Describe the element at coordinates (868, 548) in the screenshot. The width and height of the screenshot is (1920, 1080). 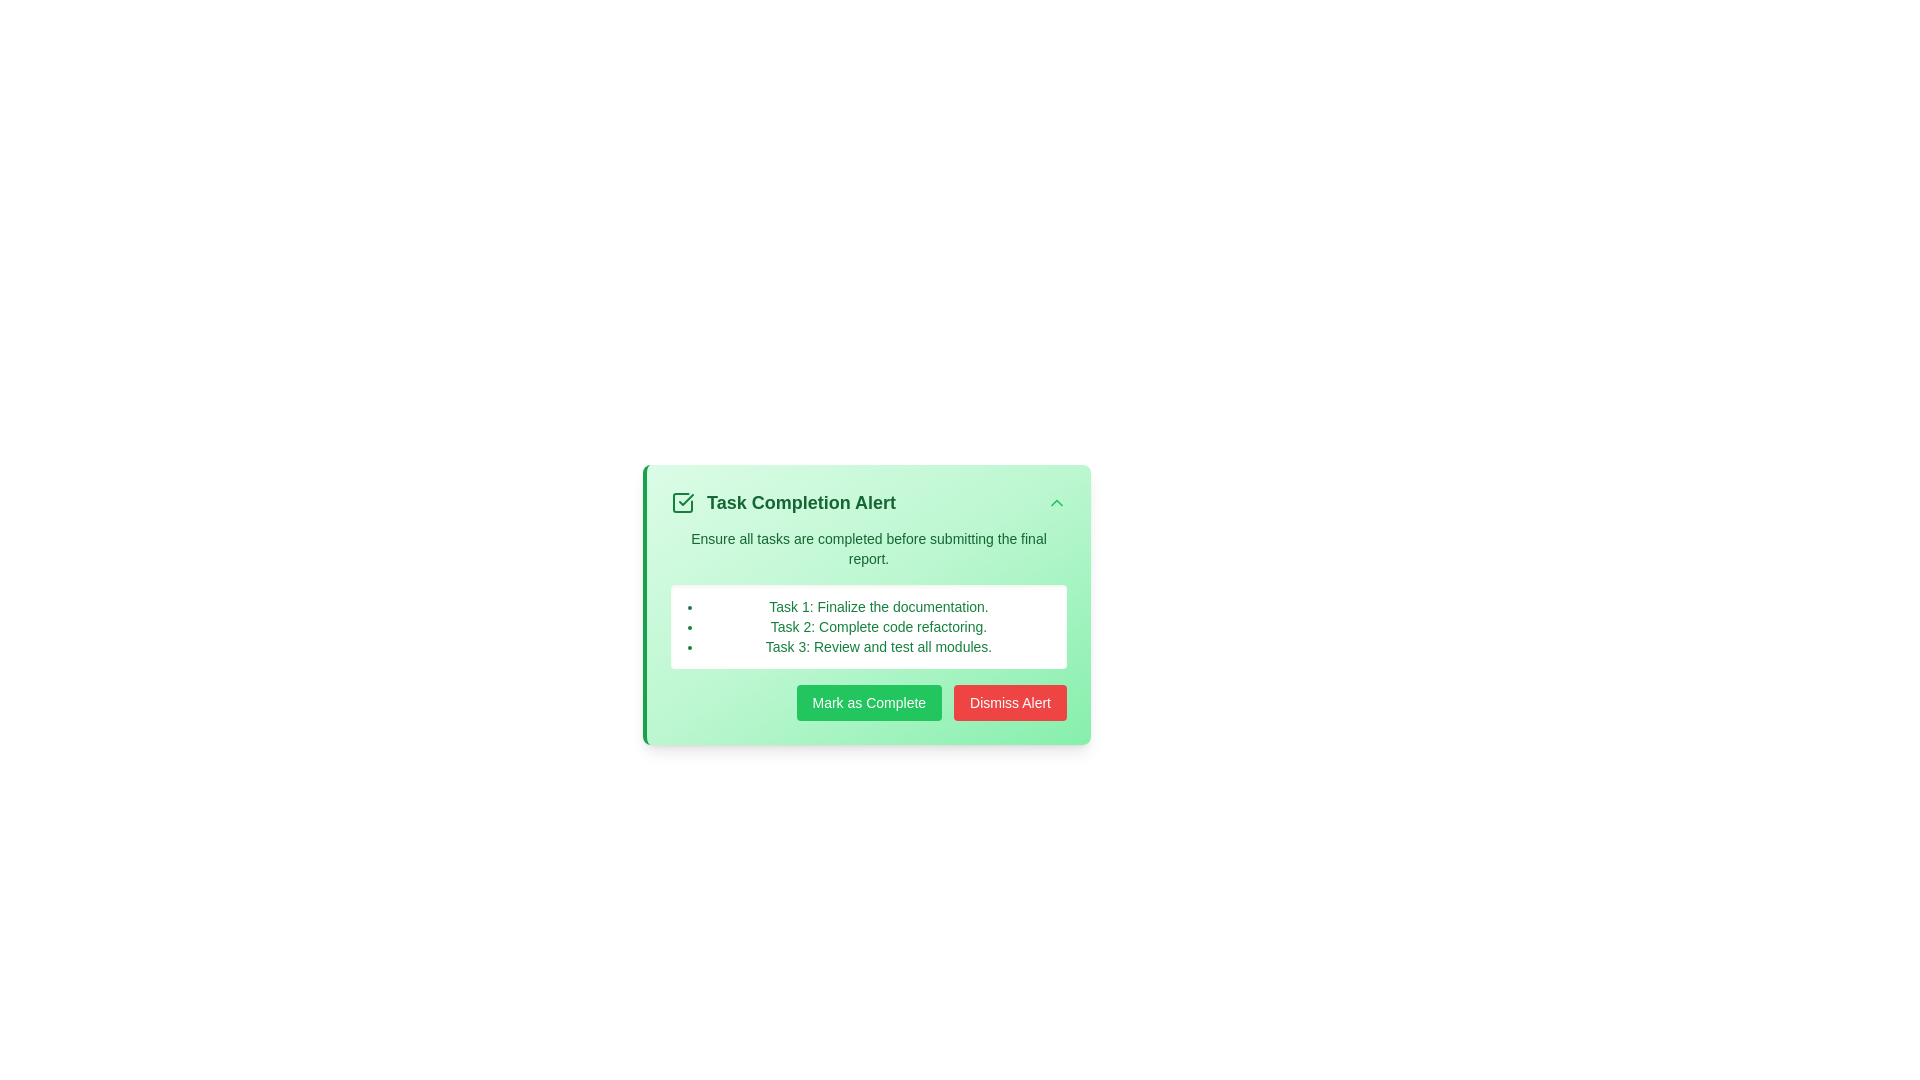
I see `the task completion instructions text` at that location.